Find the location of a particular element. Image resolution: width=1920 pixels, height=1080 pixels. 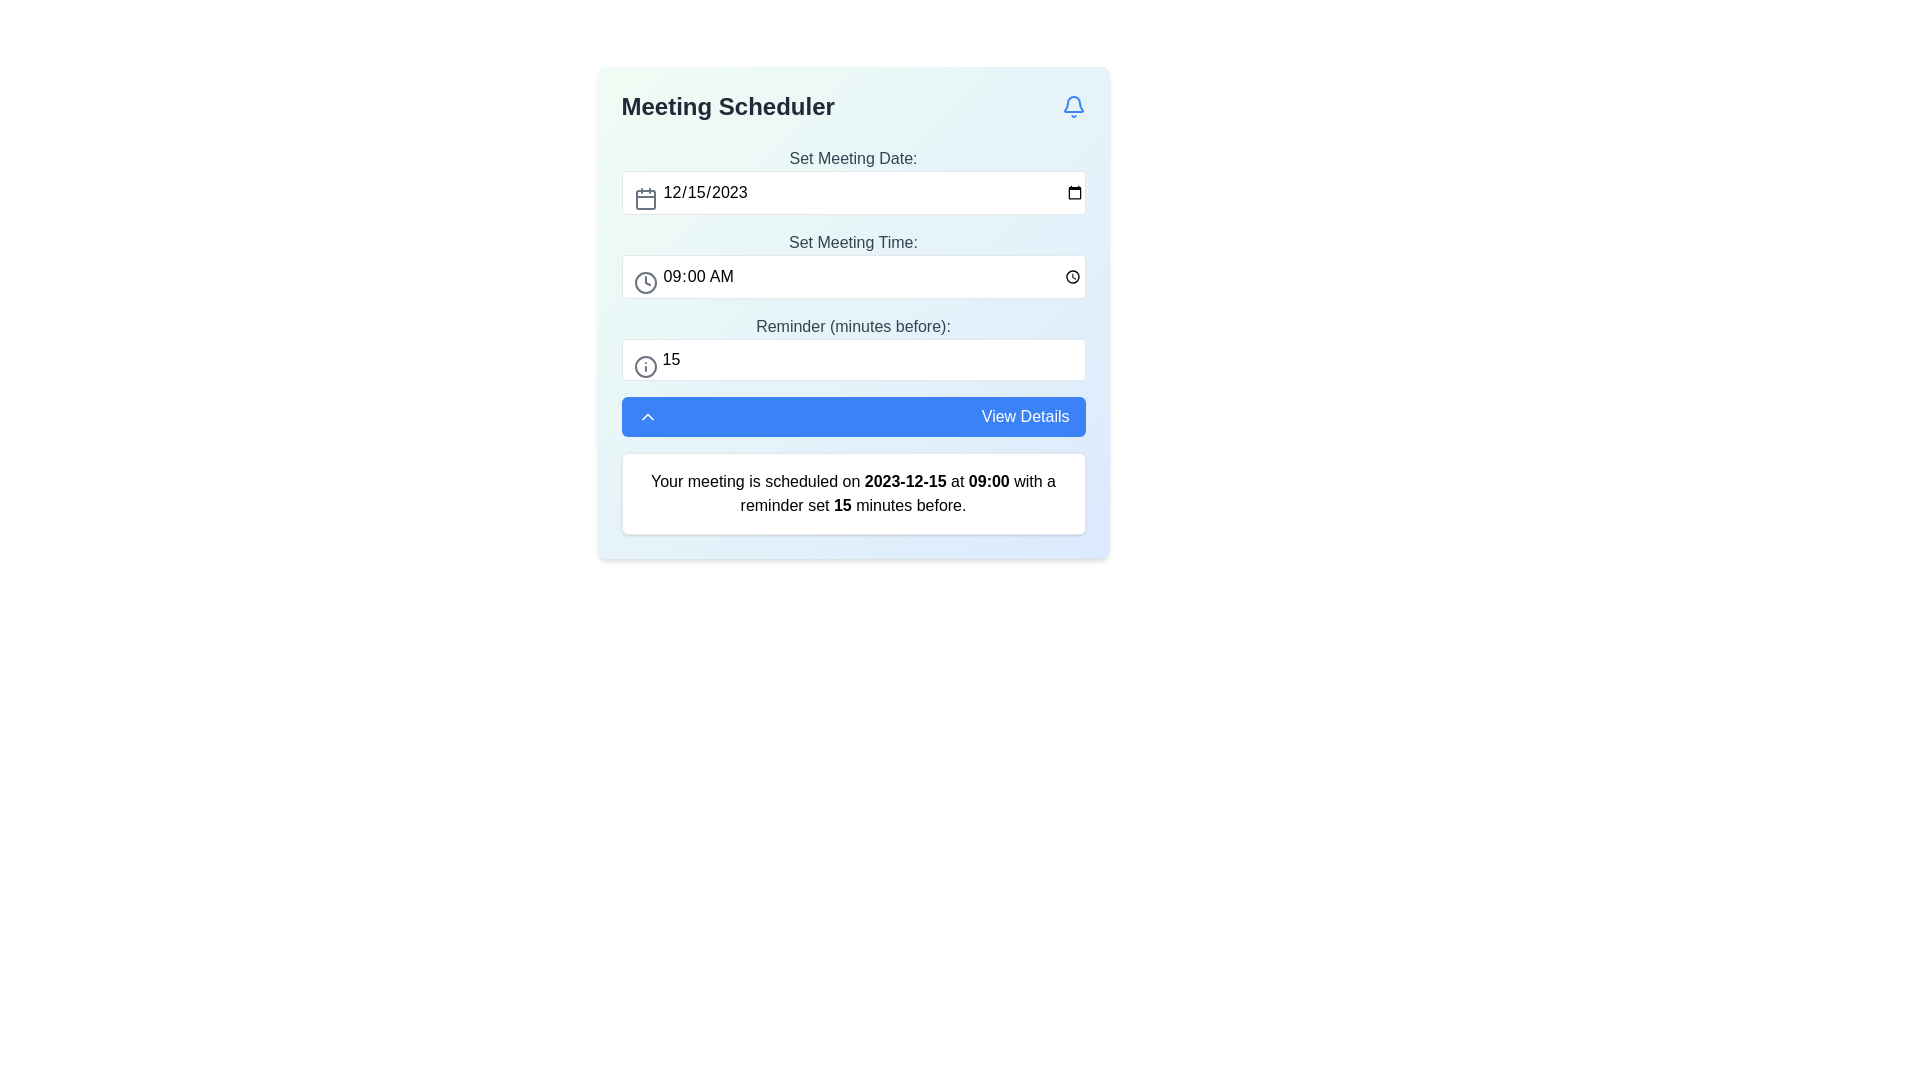

the informational icon located to the left of the 'Reminder (minutes before):' input field is located at coordinates (645, 366).